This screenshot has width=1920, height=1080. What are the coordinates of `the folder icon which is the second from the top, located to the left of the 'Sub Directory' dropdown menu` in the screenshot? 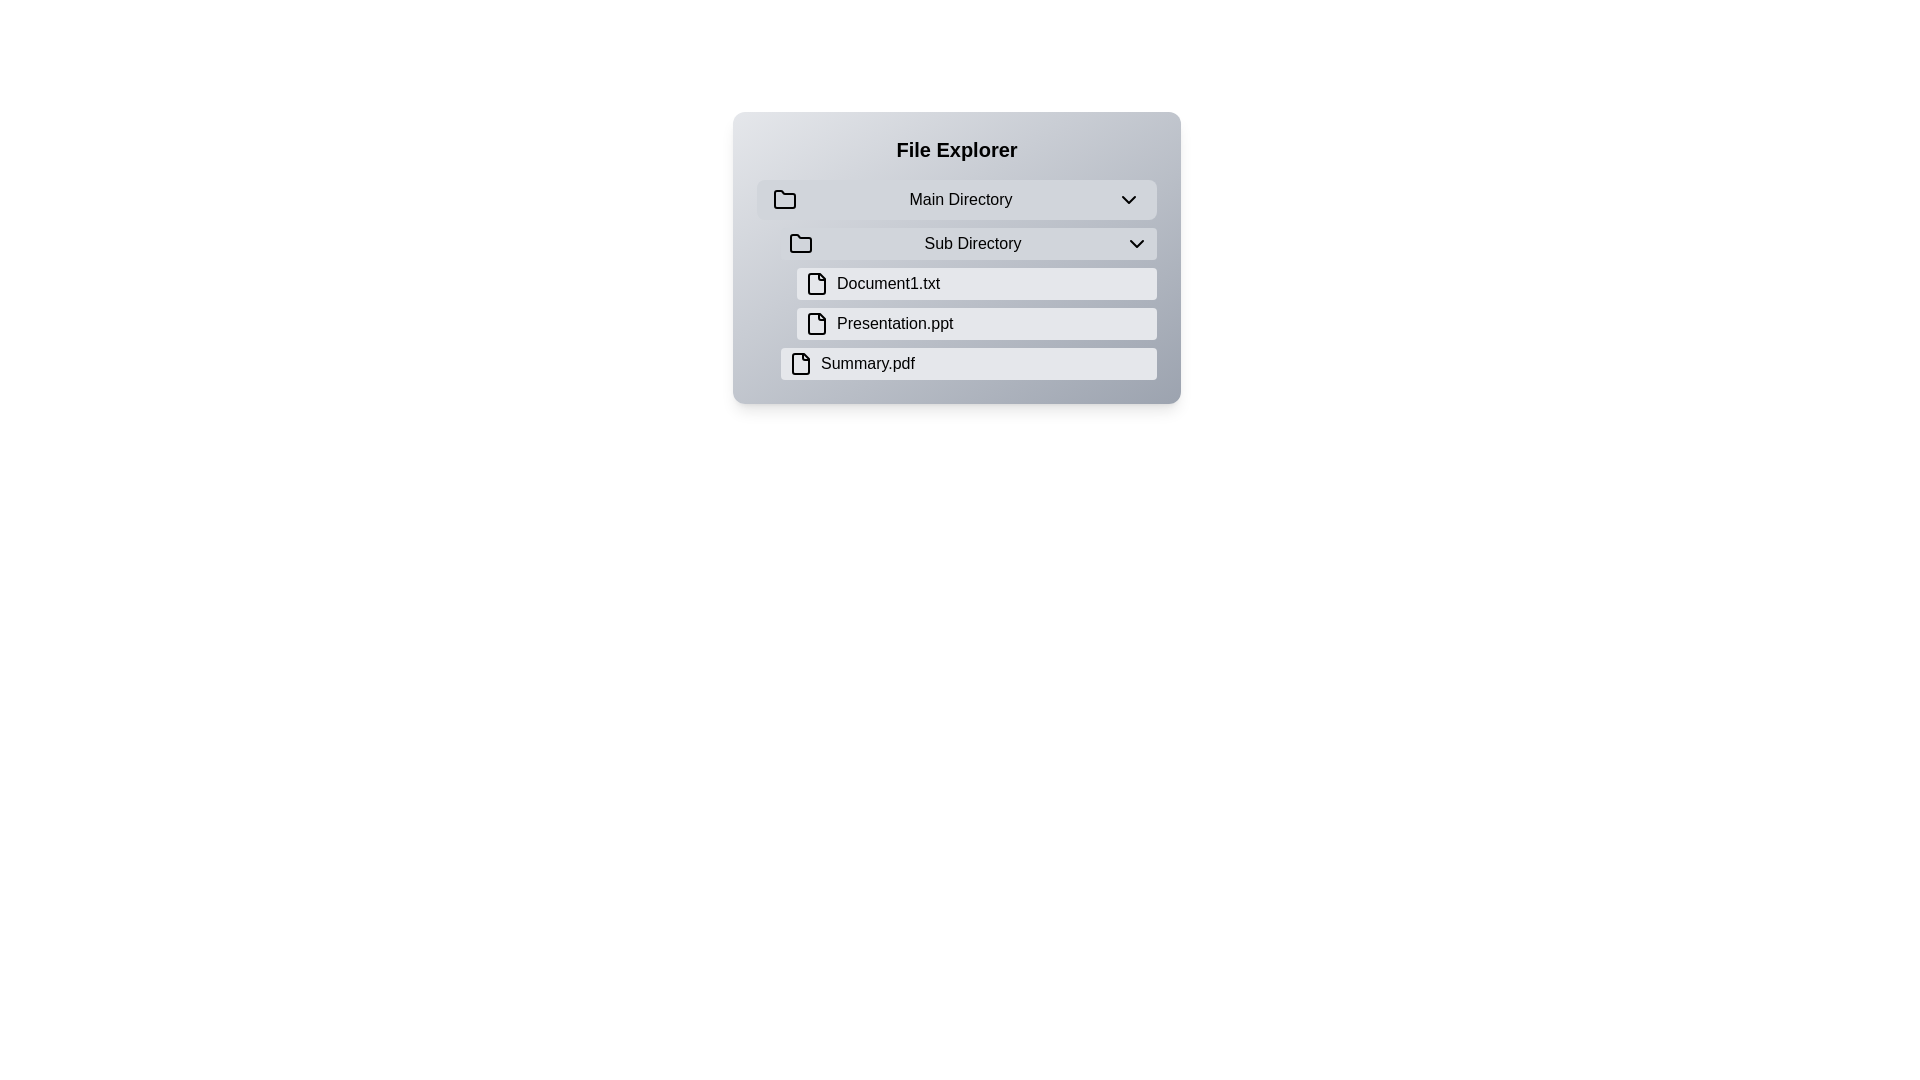 It's located at (801, 242).